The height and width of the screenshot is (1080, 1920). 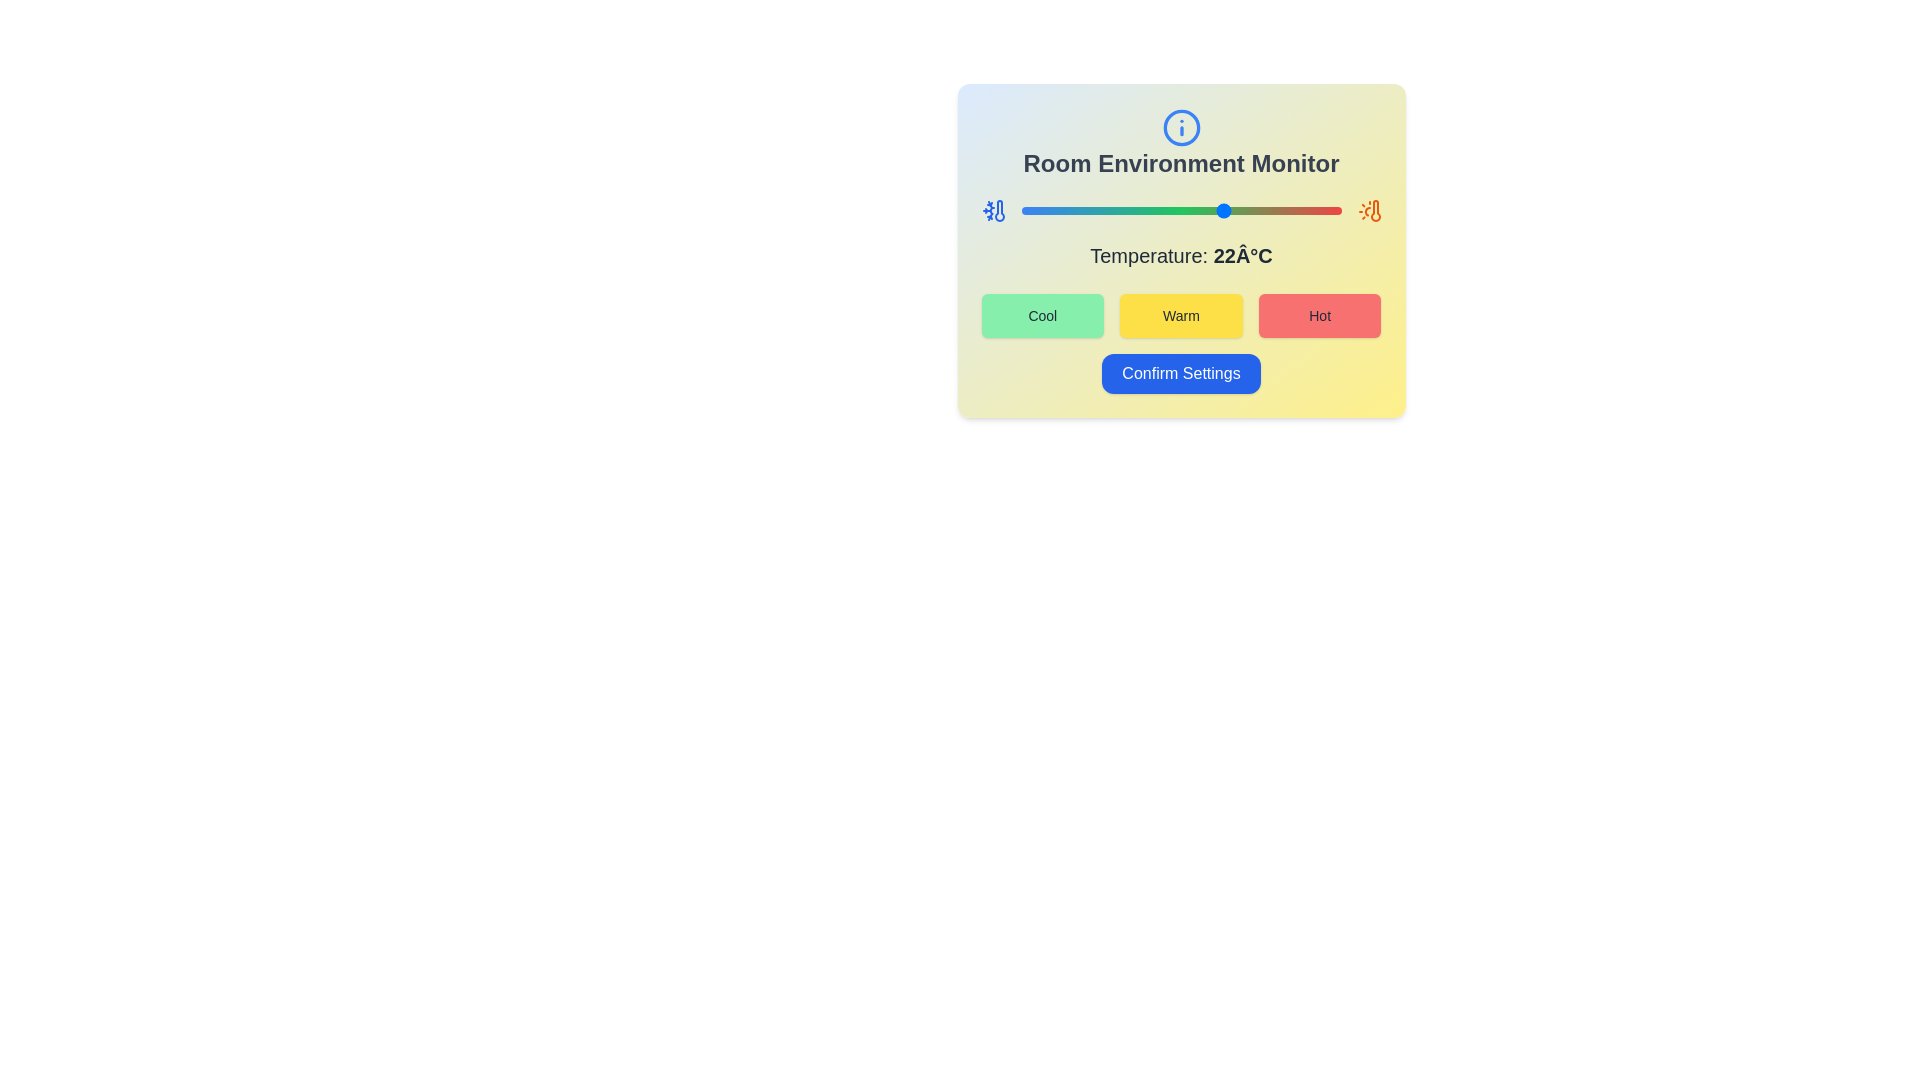 I want to click on the temperature slider to 36°C, so click(x=1315, y=211).